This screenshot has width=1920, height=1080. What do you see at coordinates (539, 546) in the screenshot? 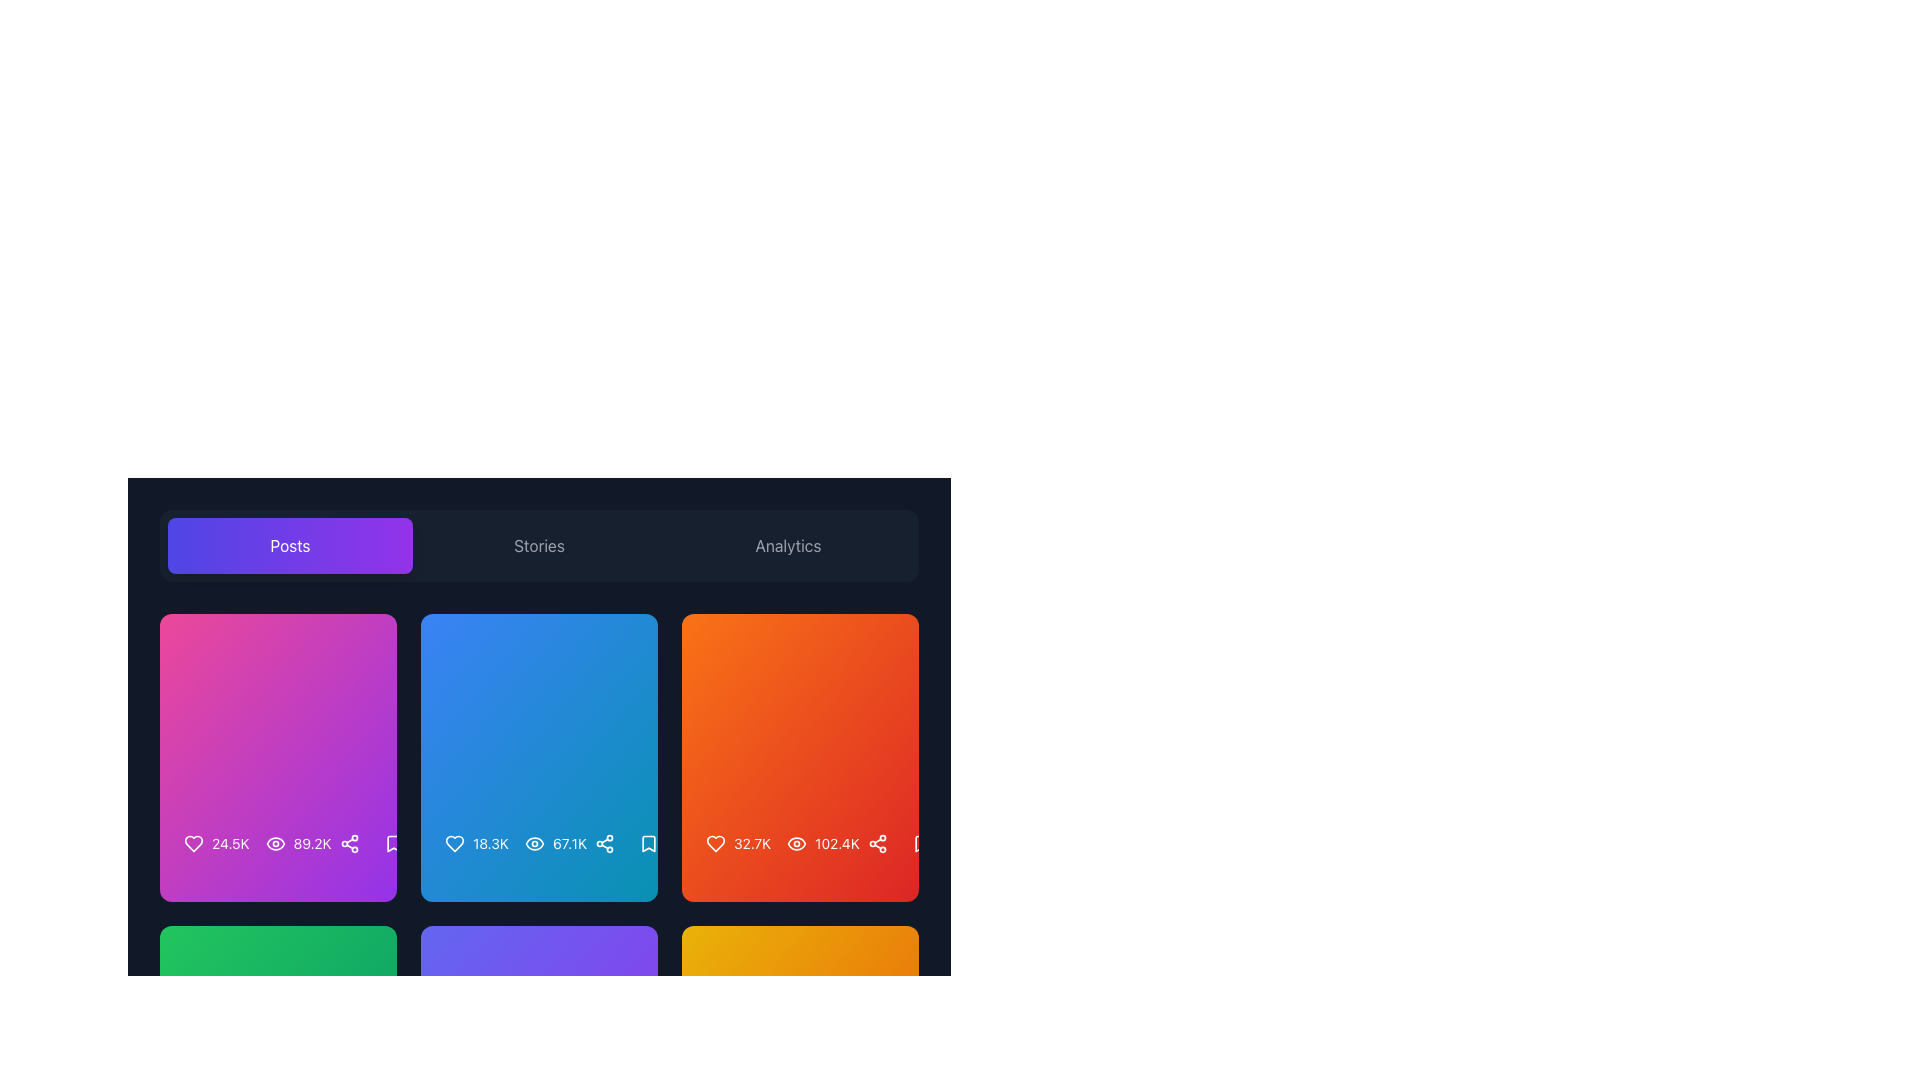
I see `the 'Stories' button, which is a rectangular button with light gray text on a dark background, located in the header section between the 'Posts' and 'Analytics' buttons` at bounding box center [539, 546].